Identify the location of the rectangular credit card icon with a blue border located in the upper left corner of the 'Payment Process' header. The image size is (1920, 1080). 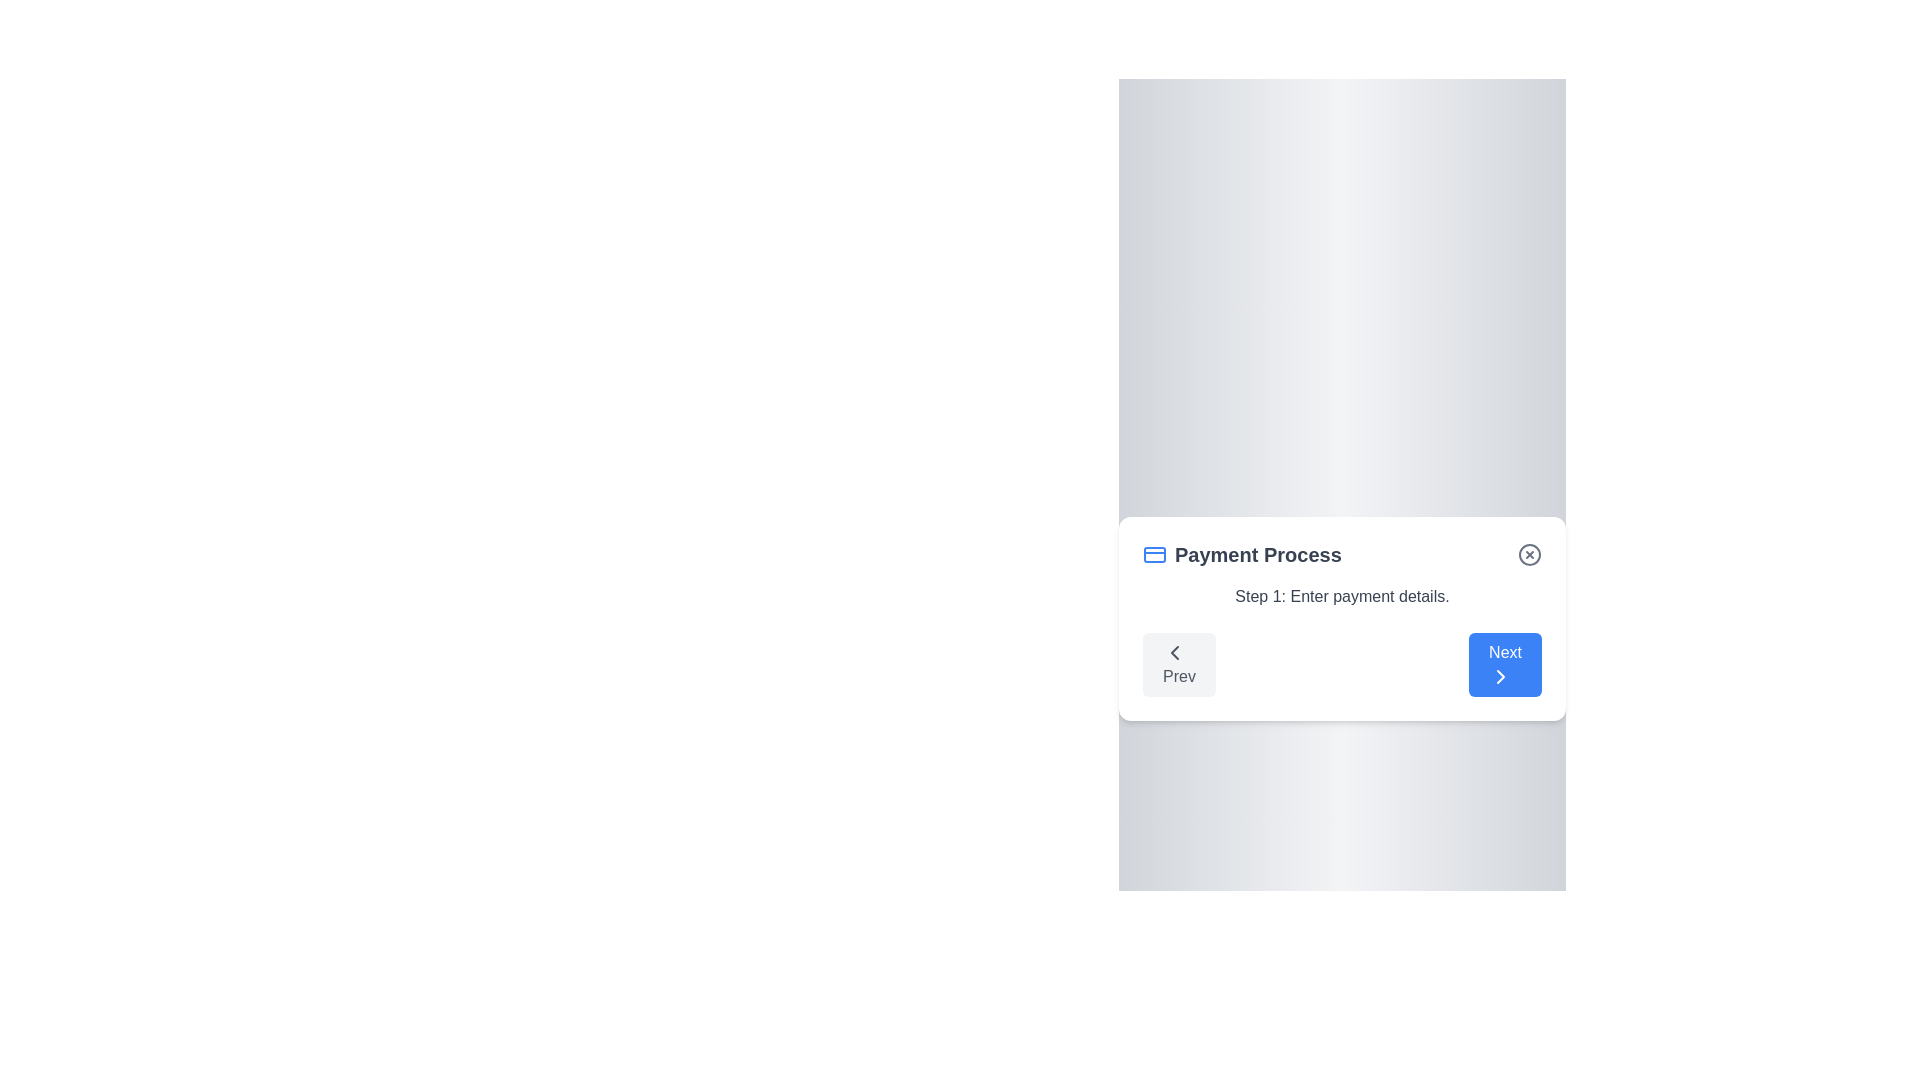
(1155, 555).